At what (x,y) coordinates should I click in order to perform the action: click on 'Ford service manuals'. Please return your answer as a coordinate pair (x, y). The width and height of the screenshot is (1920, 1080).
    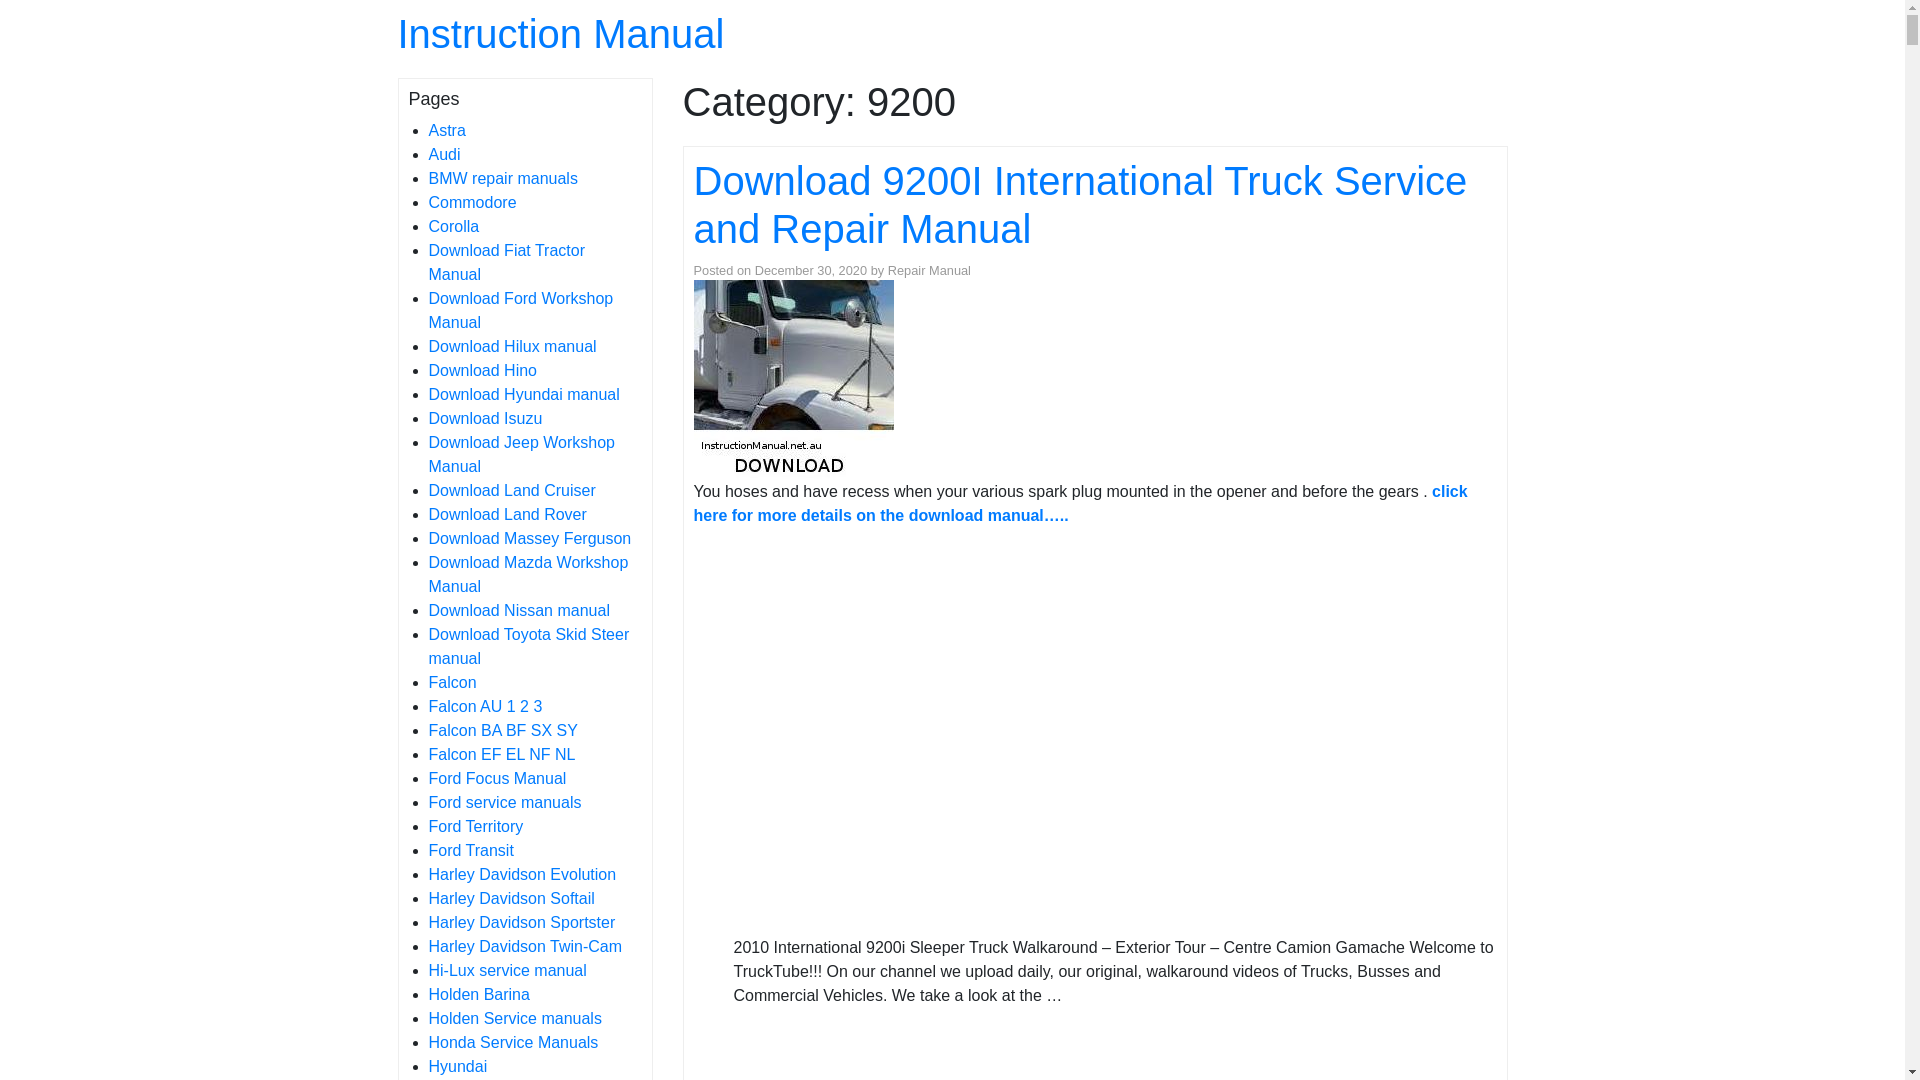
    Looking at the image, I should click on (504, 801).